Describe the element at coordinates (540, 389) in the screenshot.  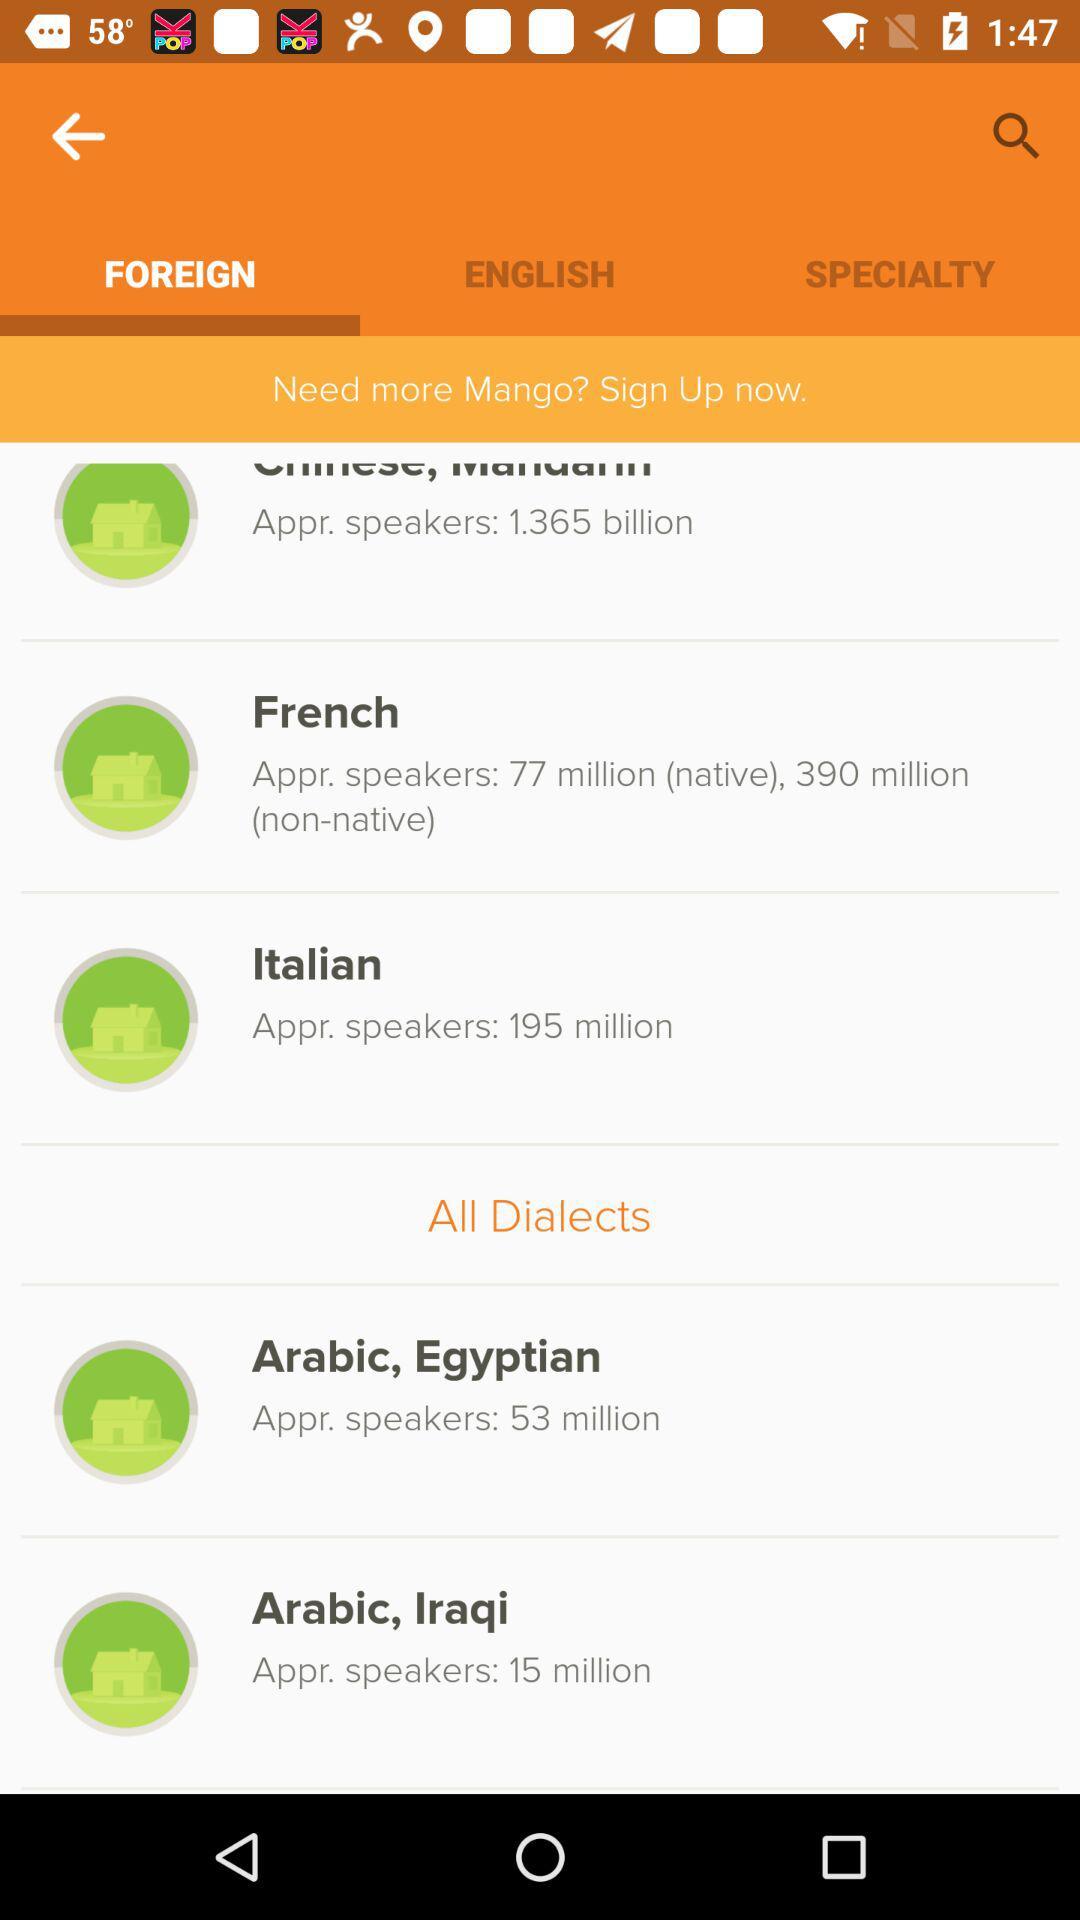
I see `the need more mango` at that location.